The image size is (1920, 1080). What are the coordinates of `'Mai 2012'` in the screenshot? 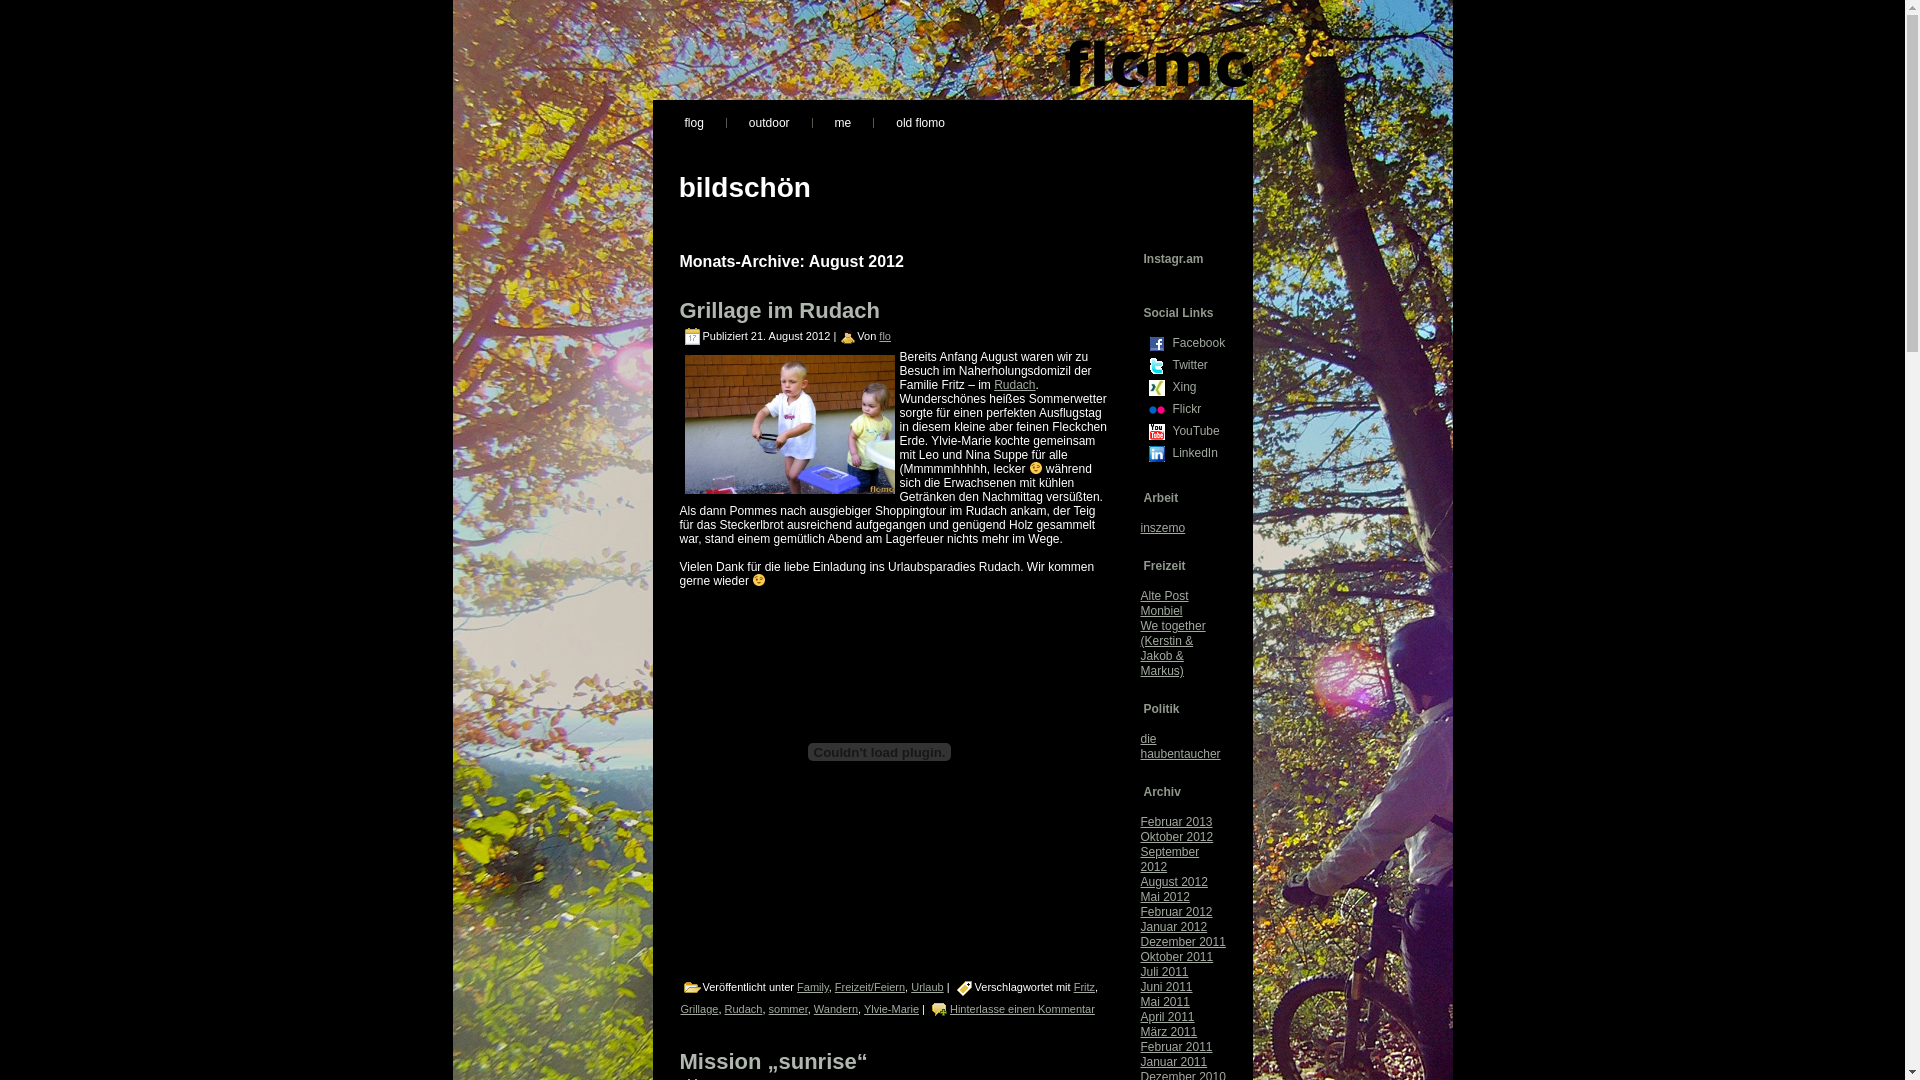 It's located at (1164, 896).